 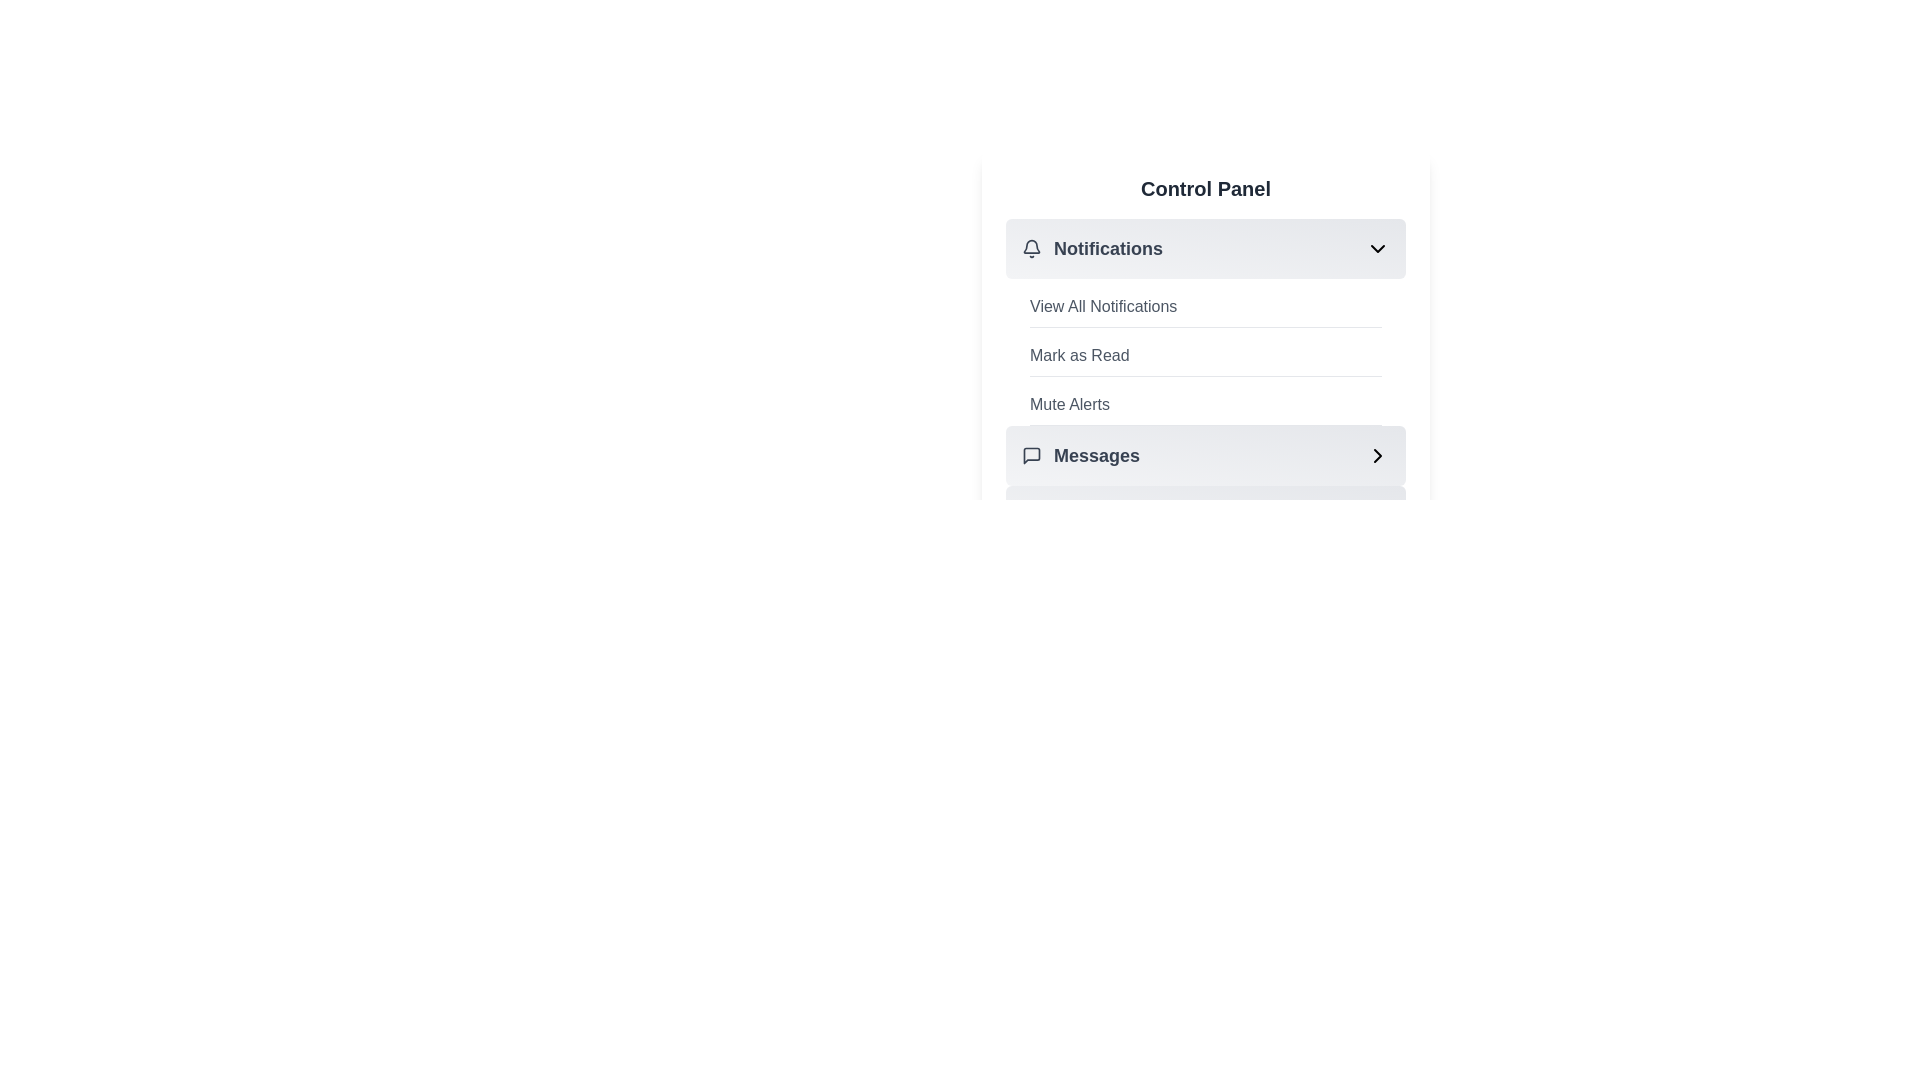 I want to click on the text label located beneath the Notifications heading in the control panel interface, so click(x=1102, y=307).